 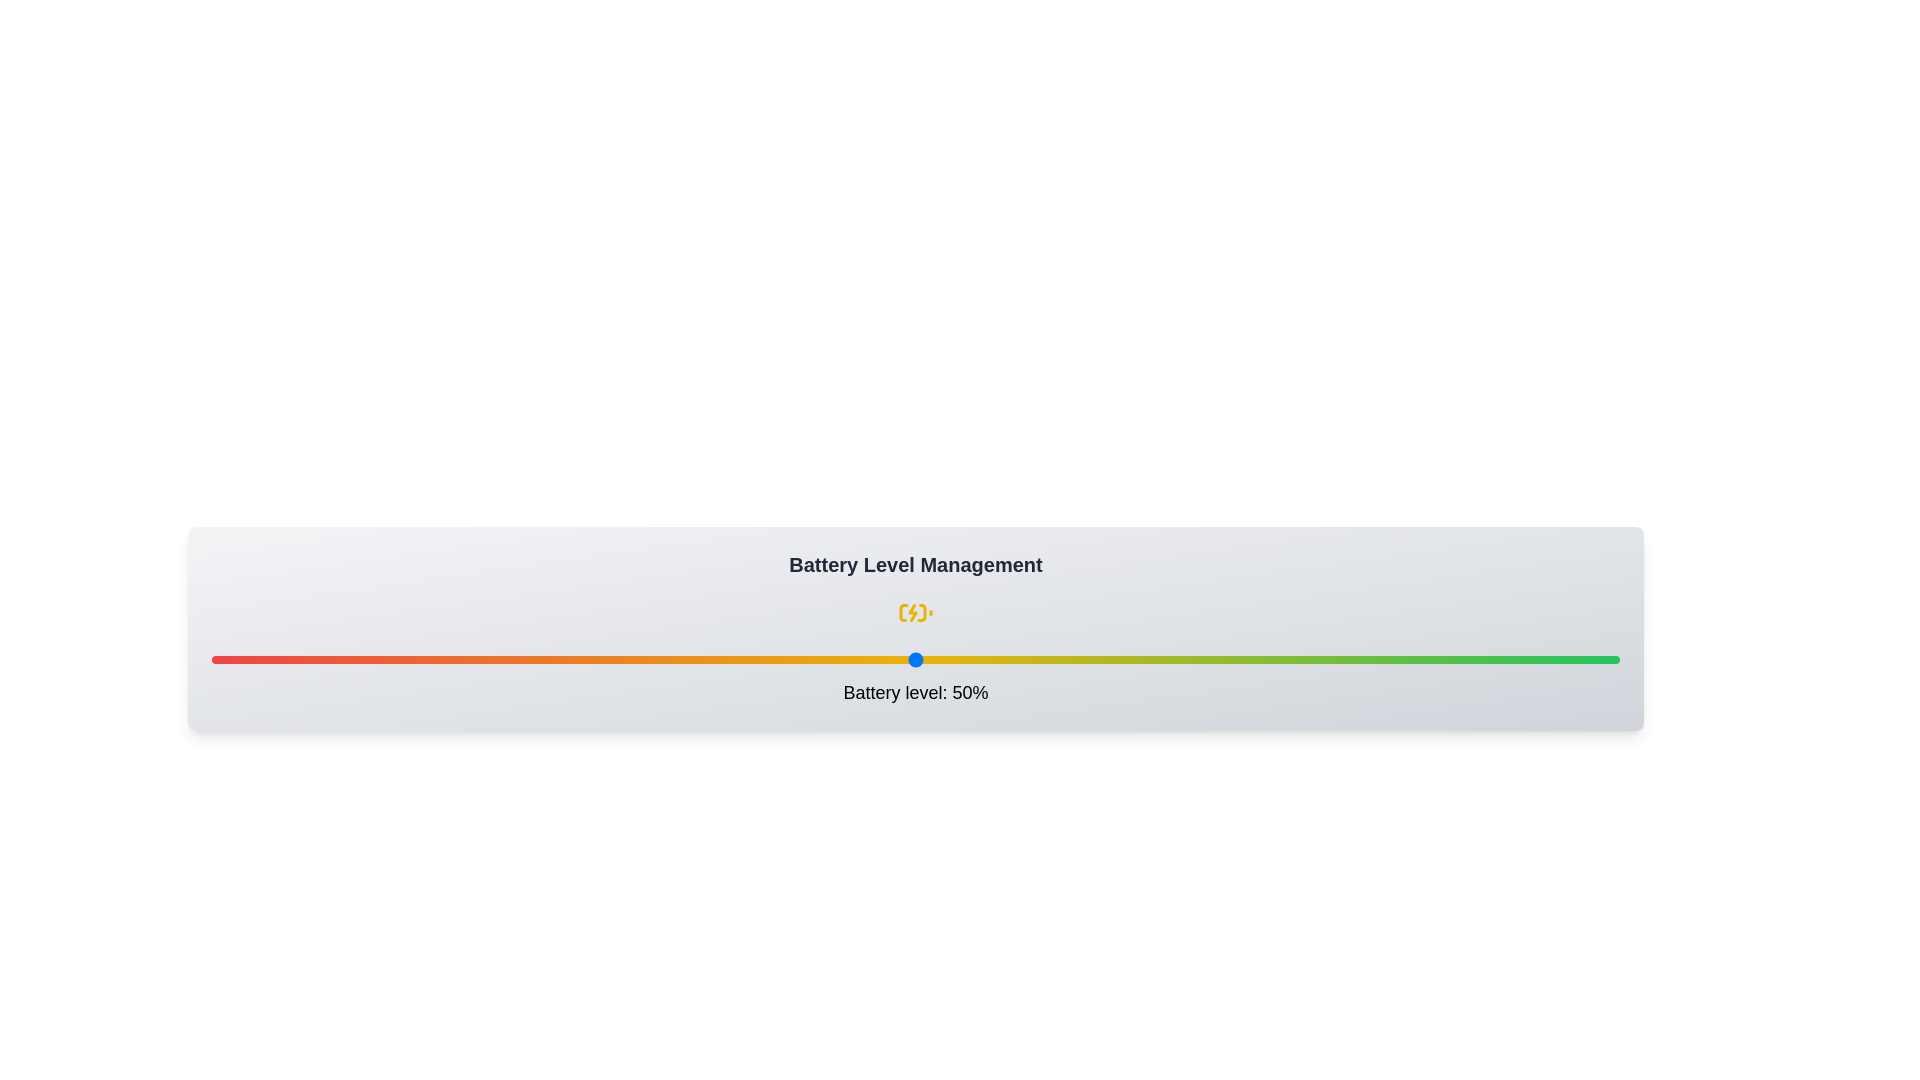 What do you see at coordinates (352, 659) in the screenshot?
I see `the battery level to 10% by interacting with the slider` at bounding box center [352, 659].